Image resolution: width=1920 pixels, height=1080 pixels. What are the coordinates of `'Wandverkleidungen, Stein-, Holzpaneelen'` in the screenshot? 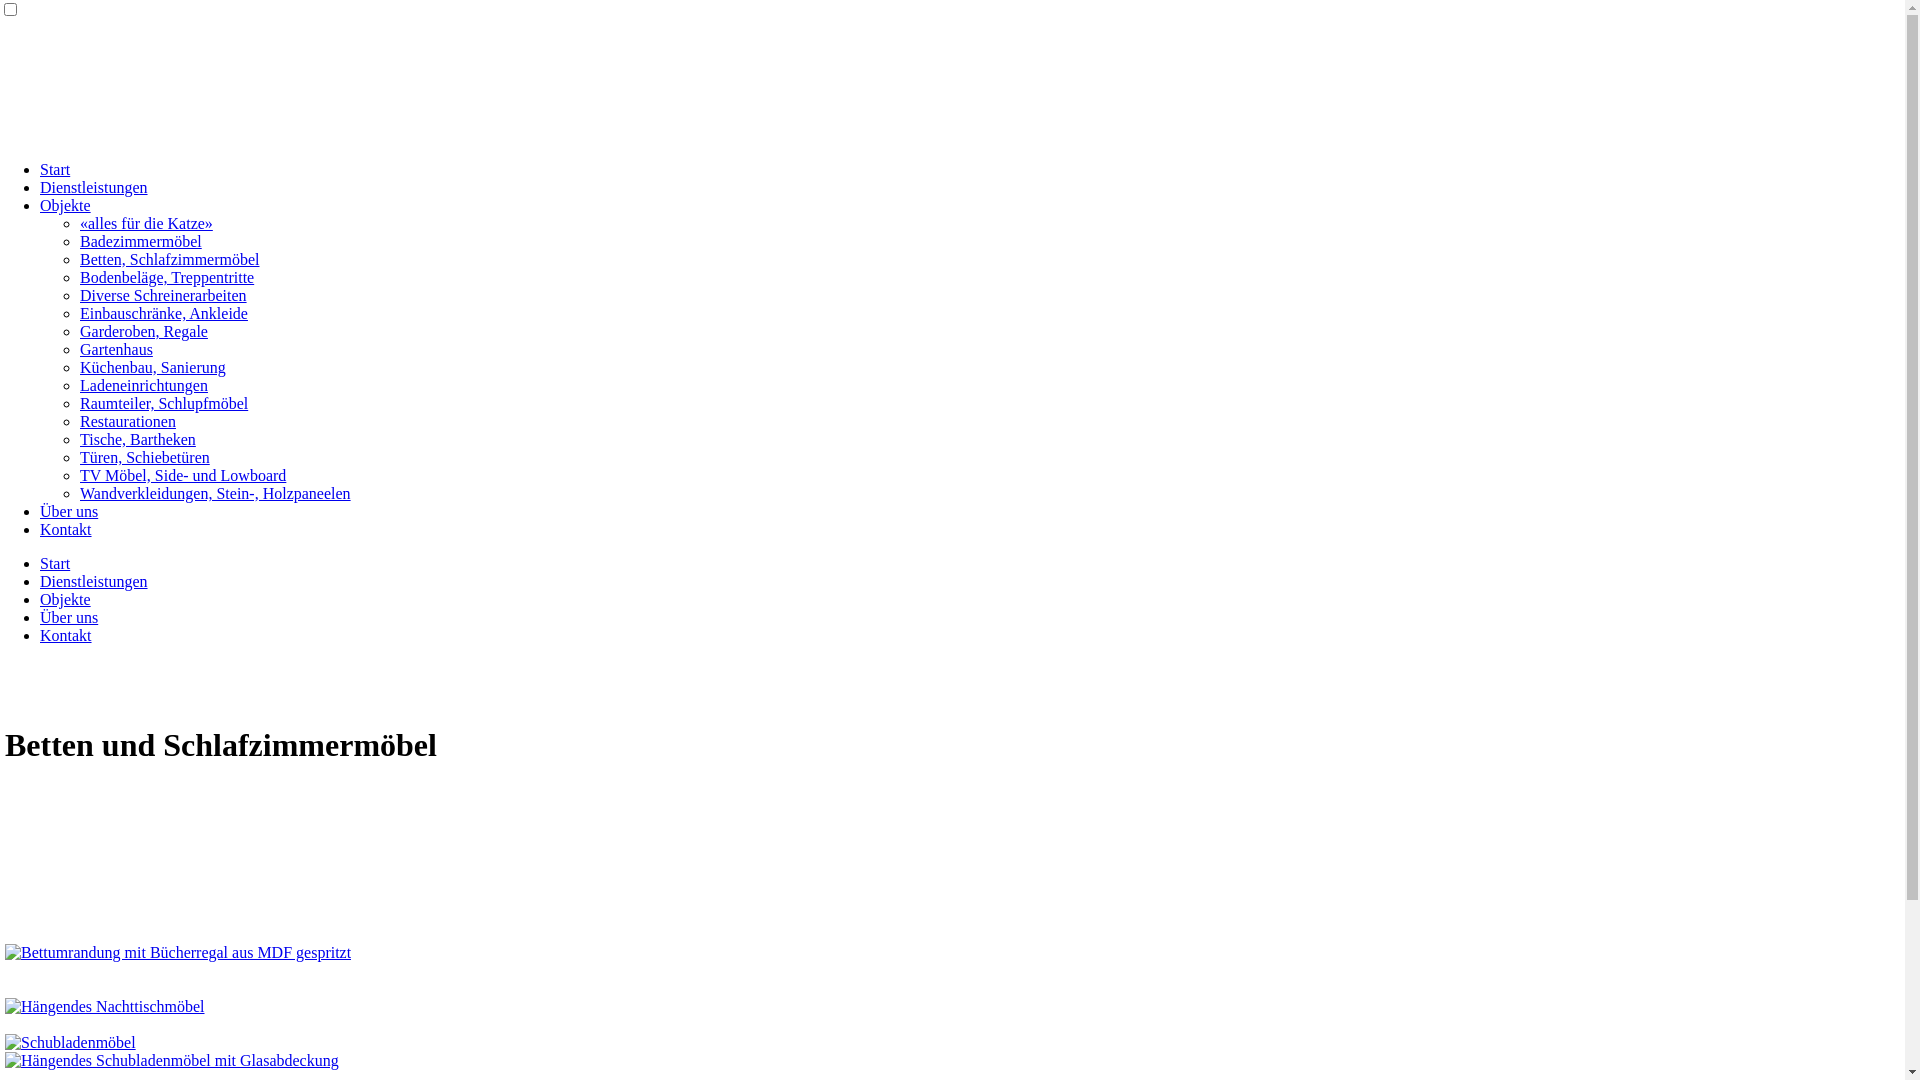 It's located at (215, 493).